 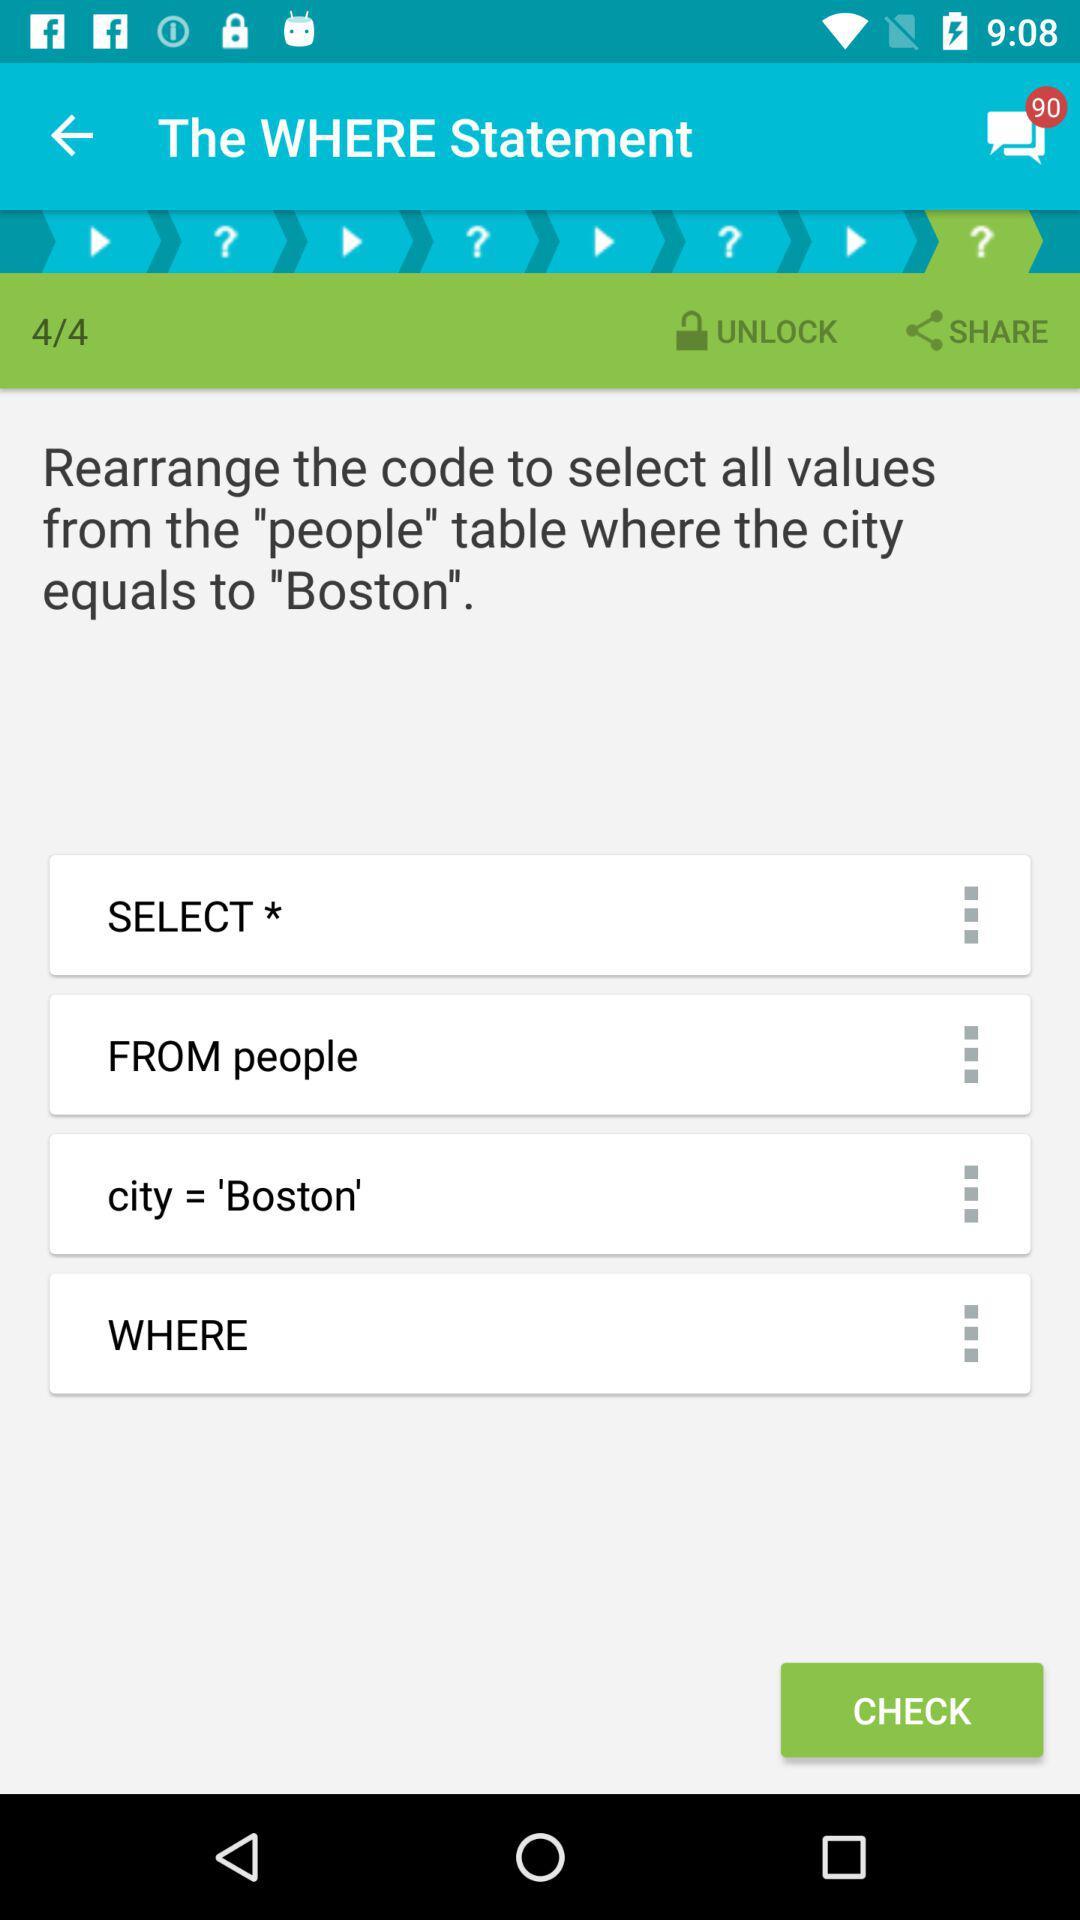 I want to click on the unlock item, so click(x=752, y=330).